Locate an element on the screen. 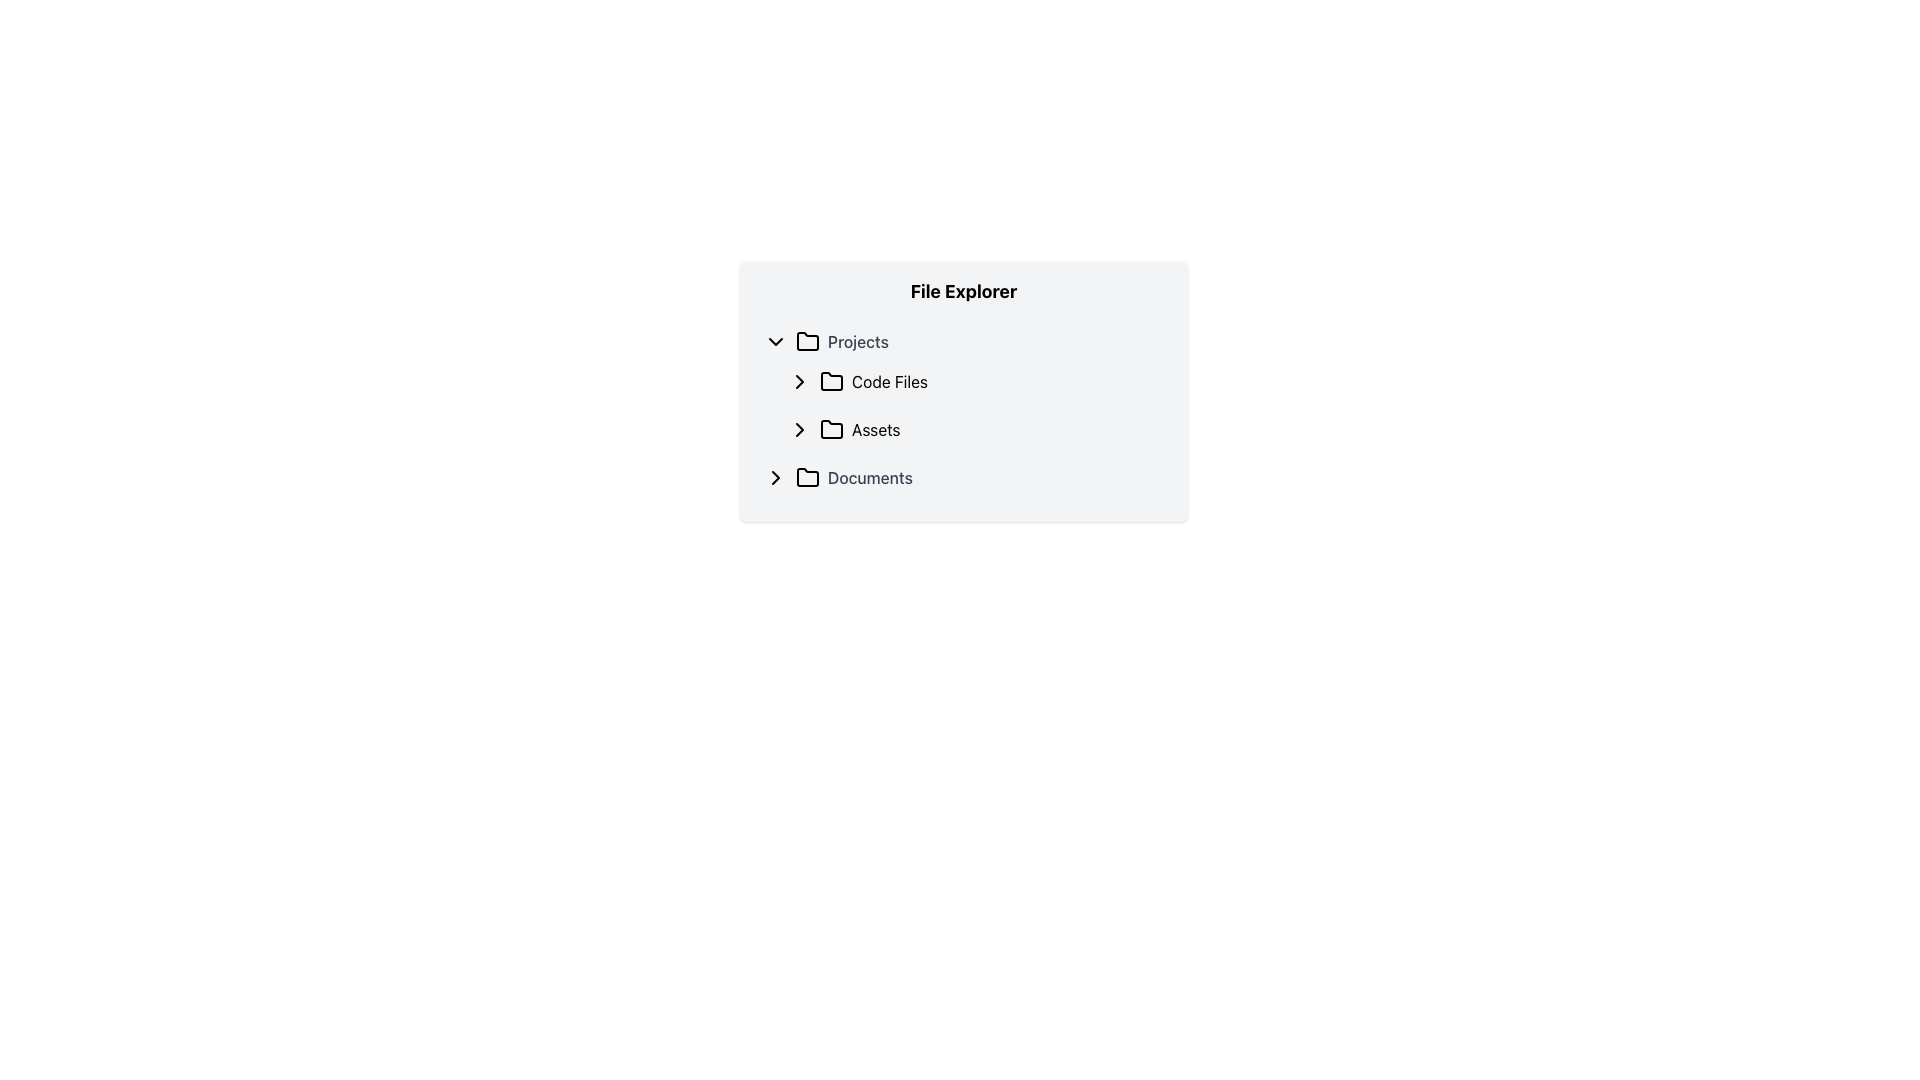 The height and width of the screenshot is (1080, 1920). the Chevron icon that indicates expand/collapse functionality for the 'Code Files' list item in the File Explorer UI is located at coordinates (775, 478).